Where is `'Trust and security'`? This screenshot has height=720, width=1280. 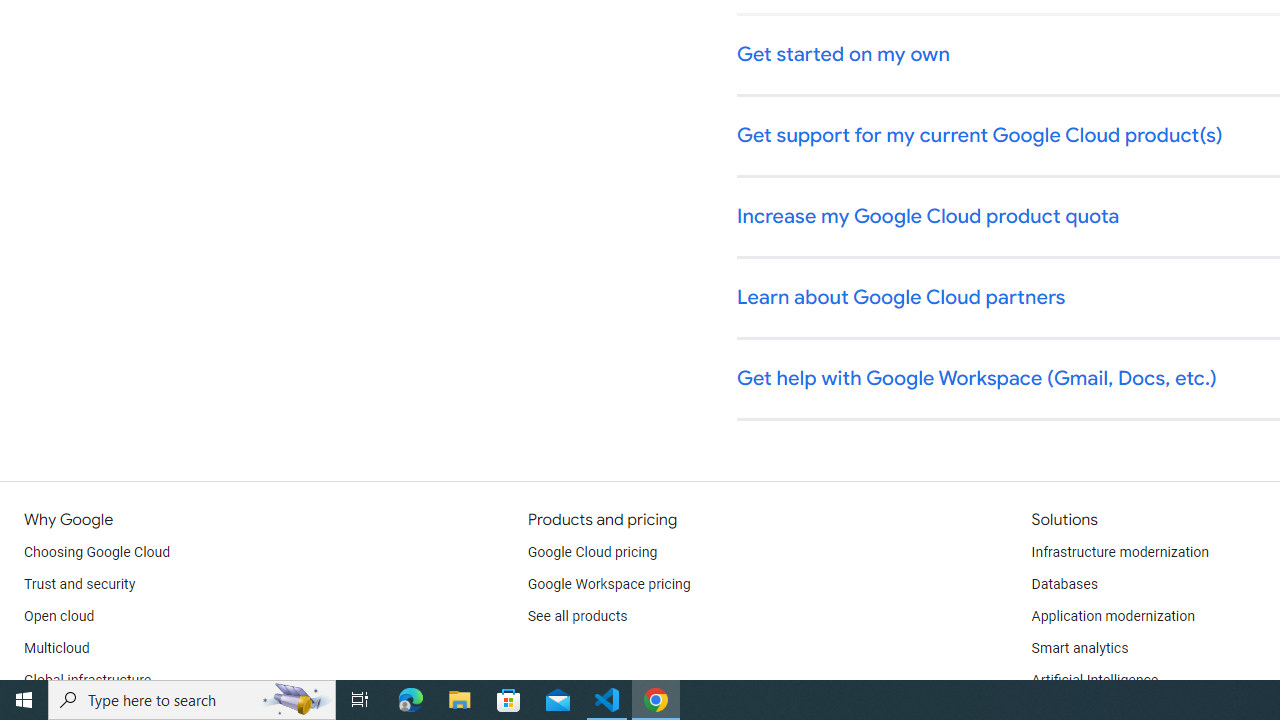 'Trust and security' is located at coordinates (80, 585).